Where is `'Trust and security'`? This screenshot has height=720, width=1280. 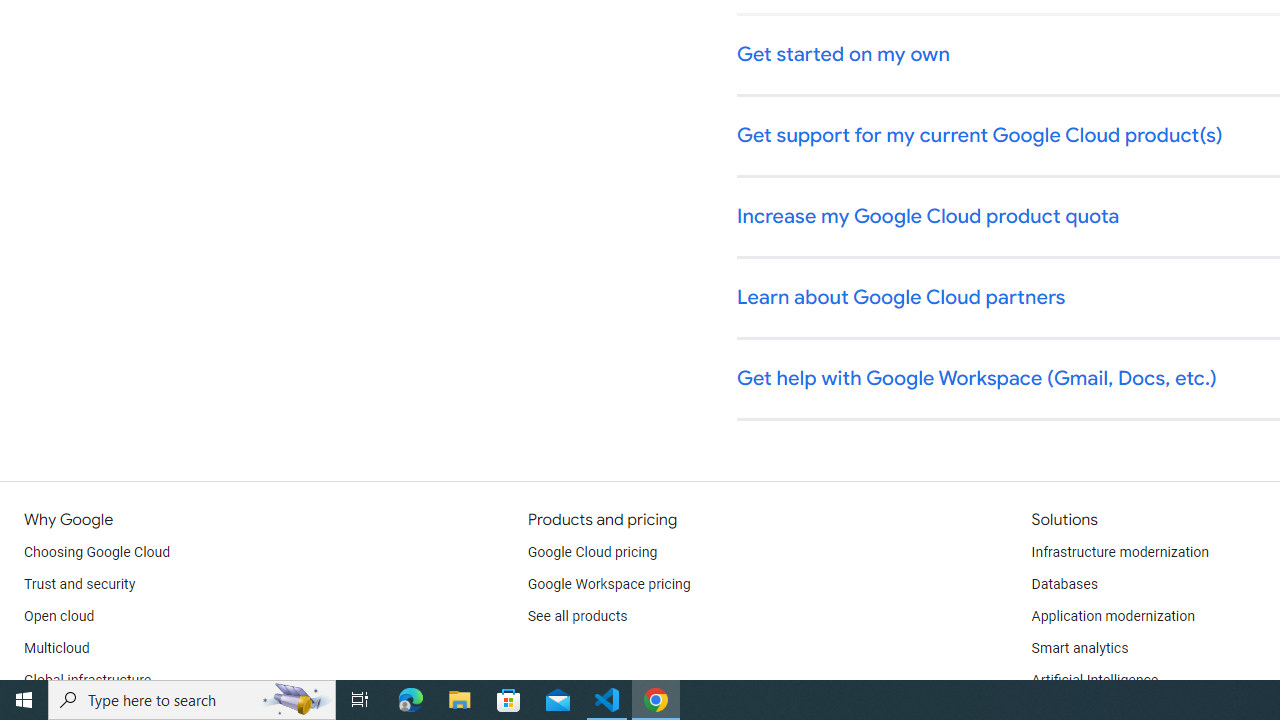 'Trust and security' is located at coordinates (80, 585).